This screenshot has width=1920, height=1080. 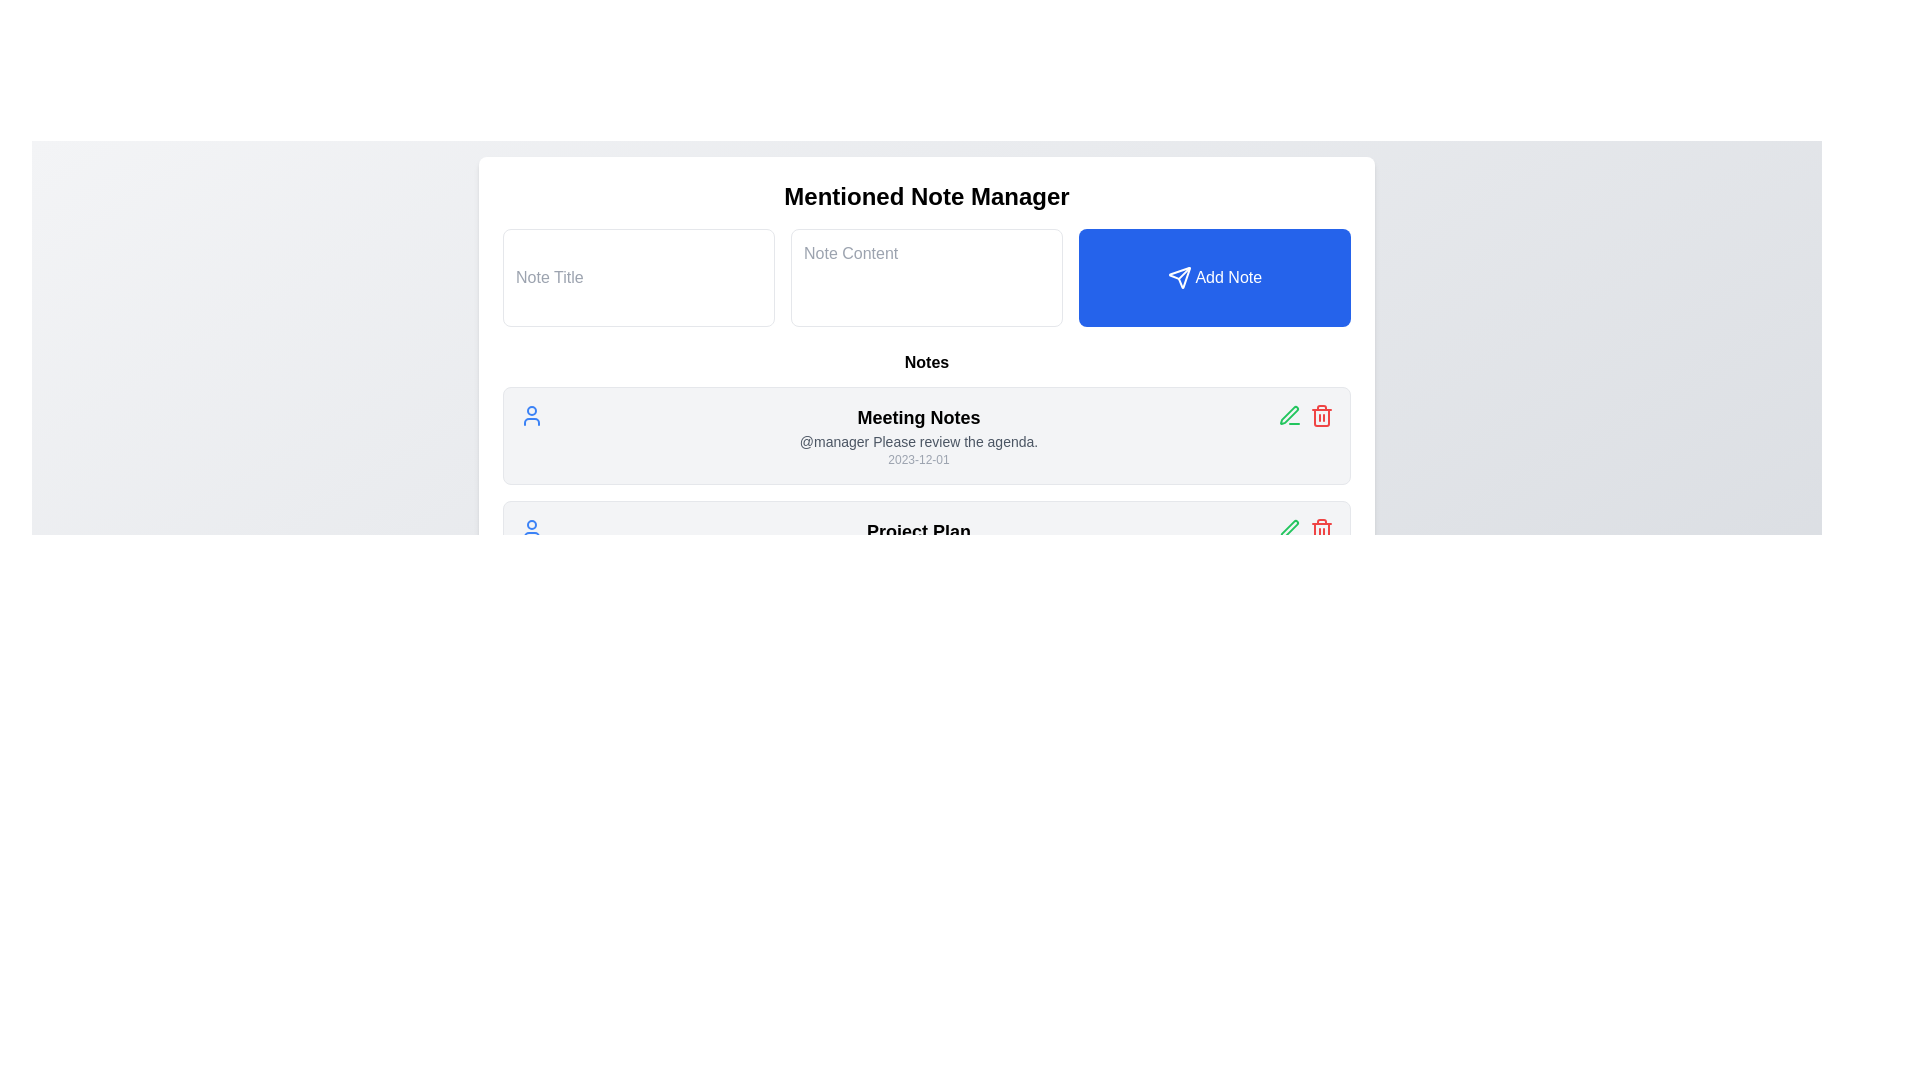 I want to click on the green pen icon button representing edit functionality in the 'Project Plan' note item to change its color, so click(x=1290, y=528).